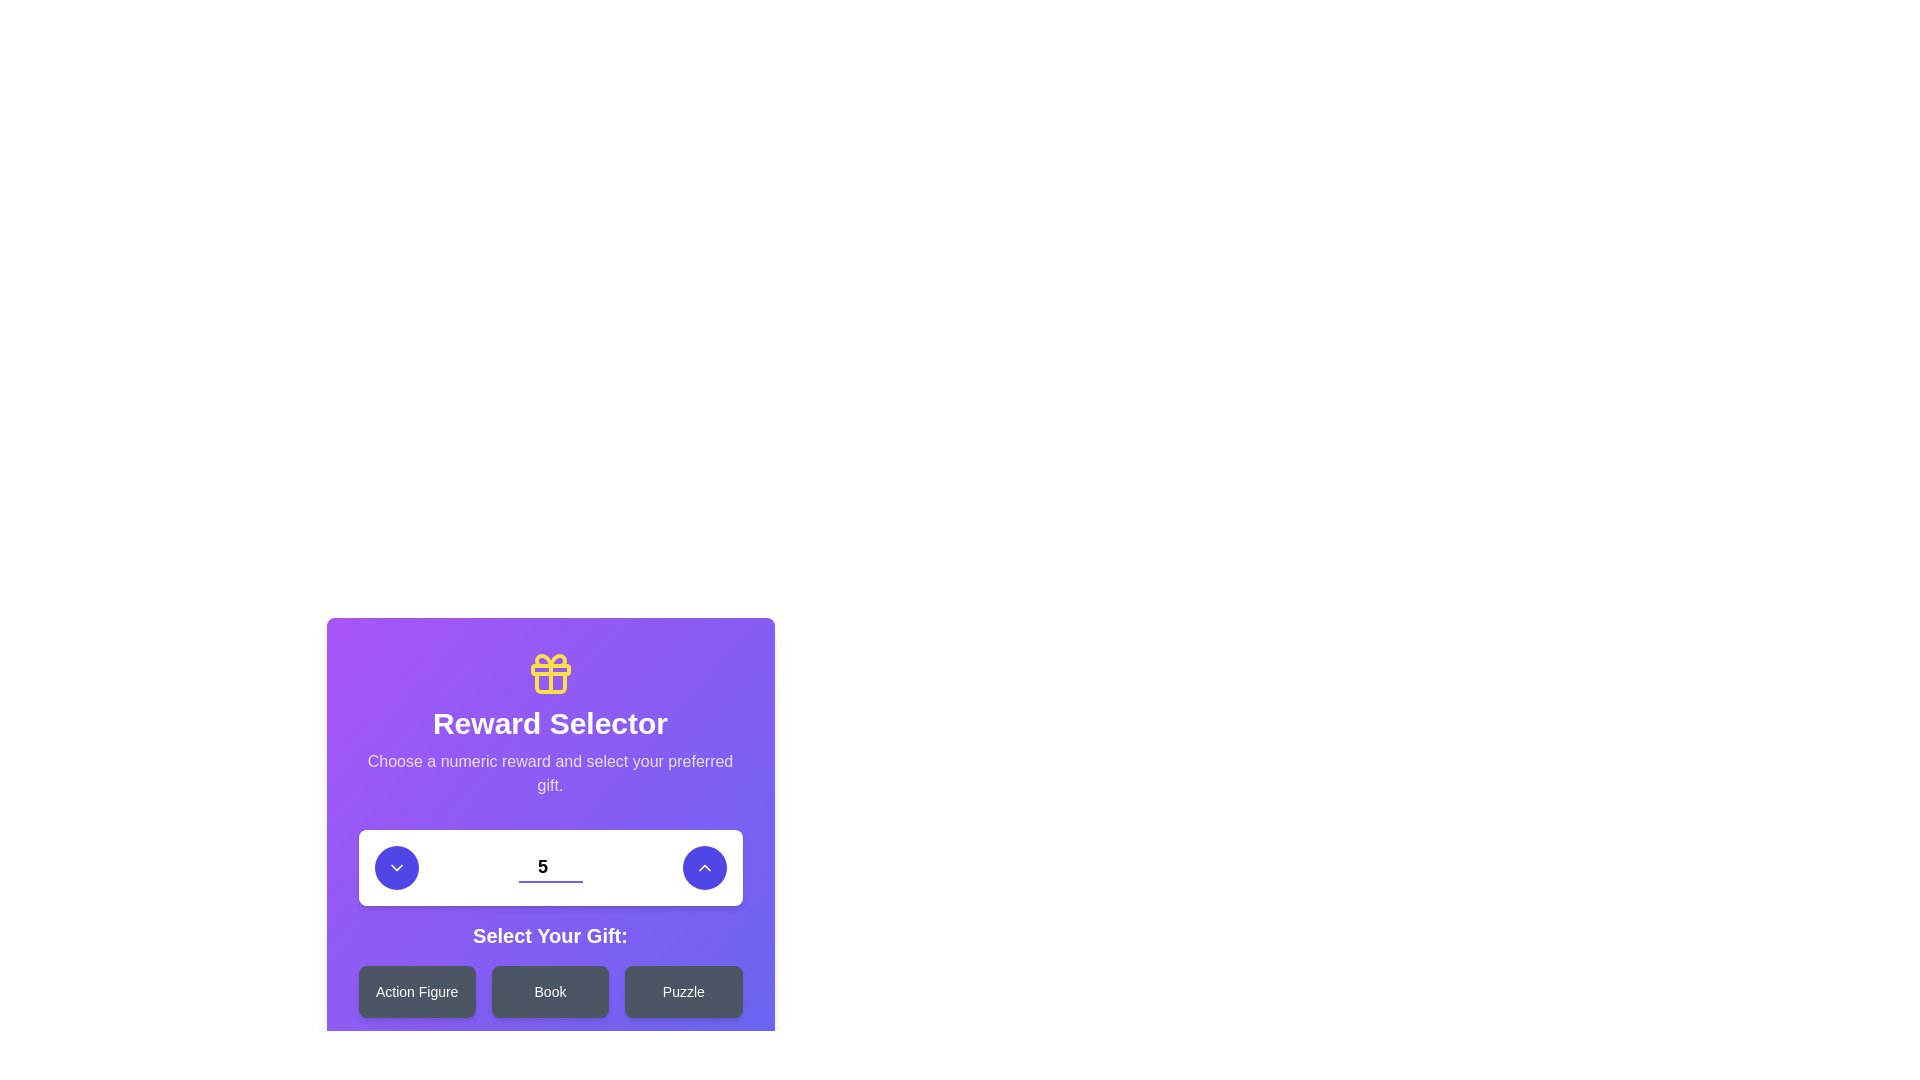  I want to click on the circular button with a purple background and a white upward-chevron icon located on the right side of the numeric input field labeled '5', so click(704, 866).